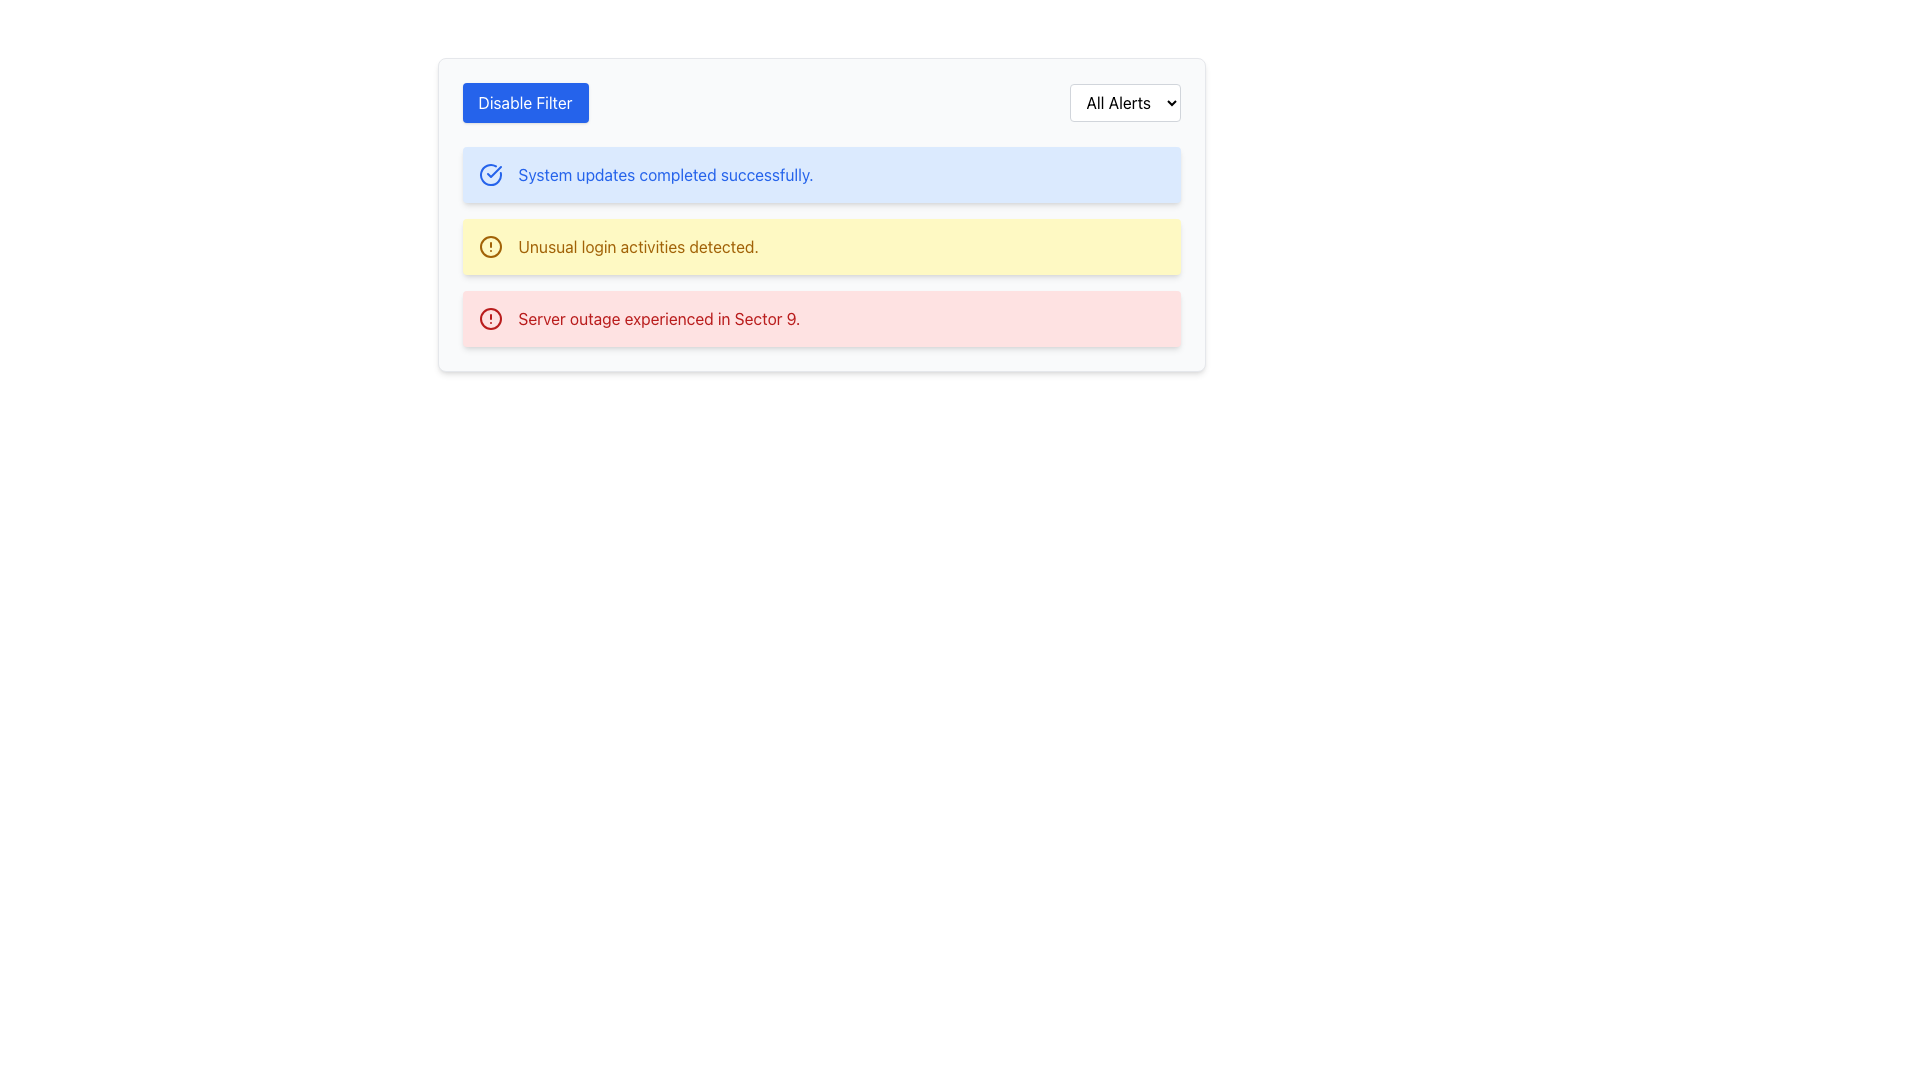 The image size is (1920, 1080). I want to click on the circular checkmark icon that indicates successful system updates, located adjacent to the notification text 'System updates completed successfully.', so click(490, 173).